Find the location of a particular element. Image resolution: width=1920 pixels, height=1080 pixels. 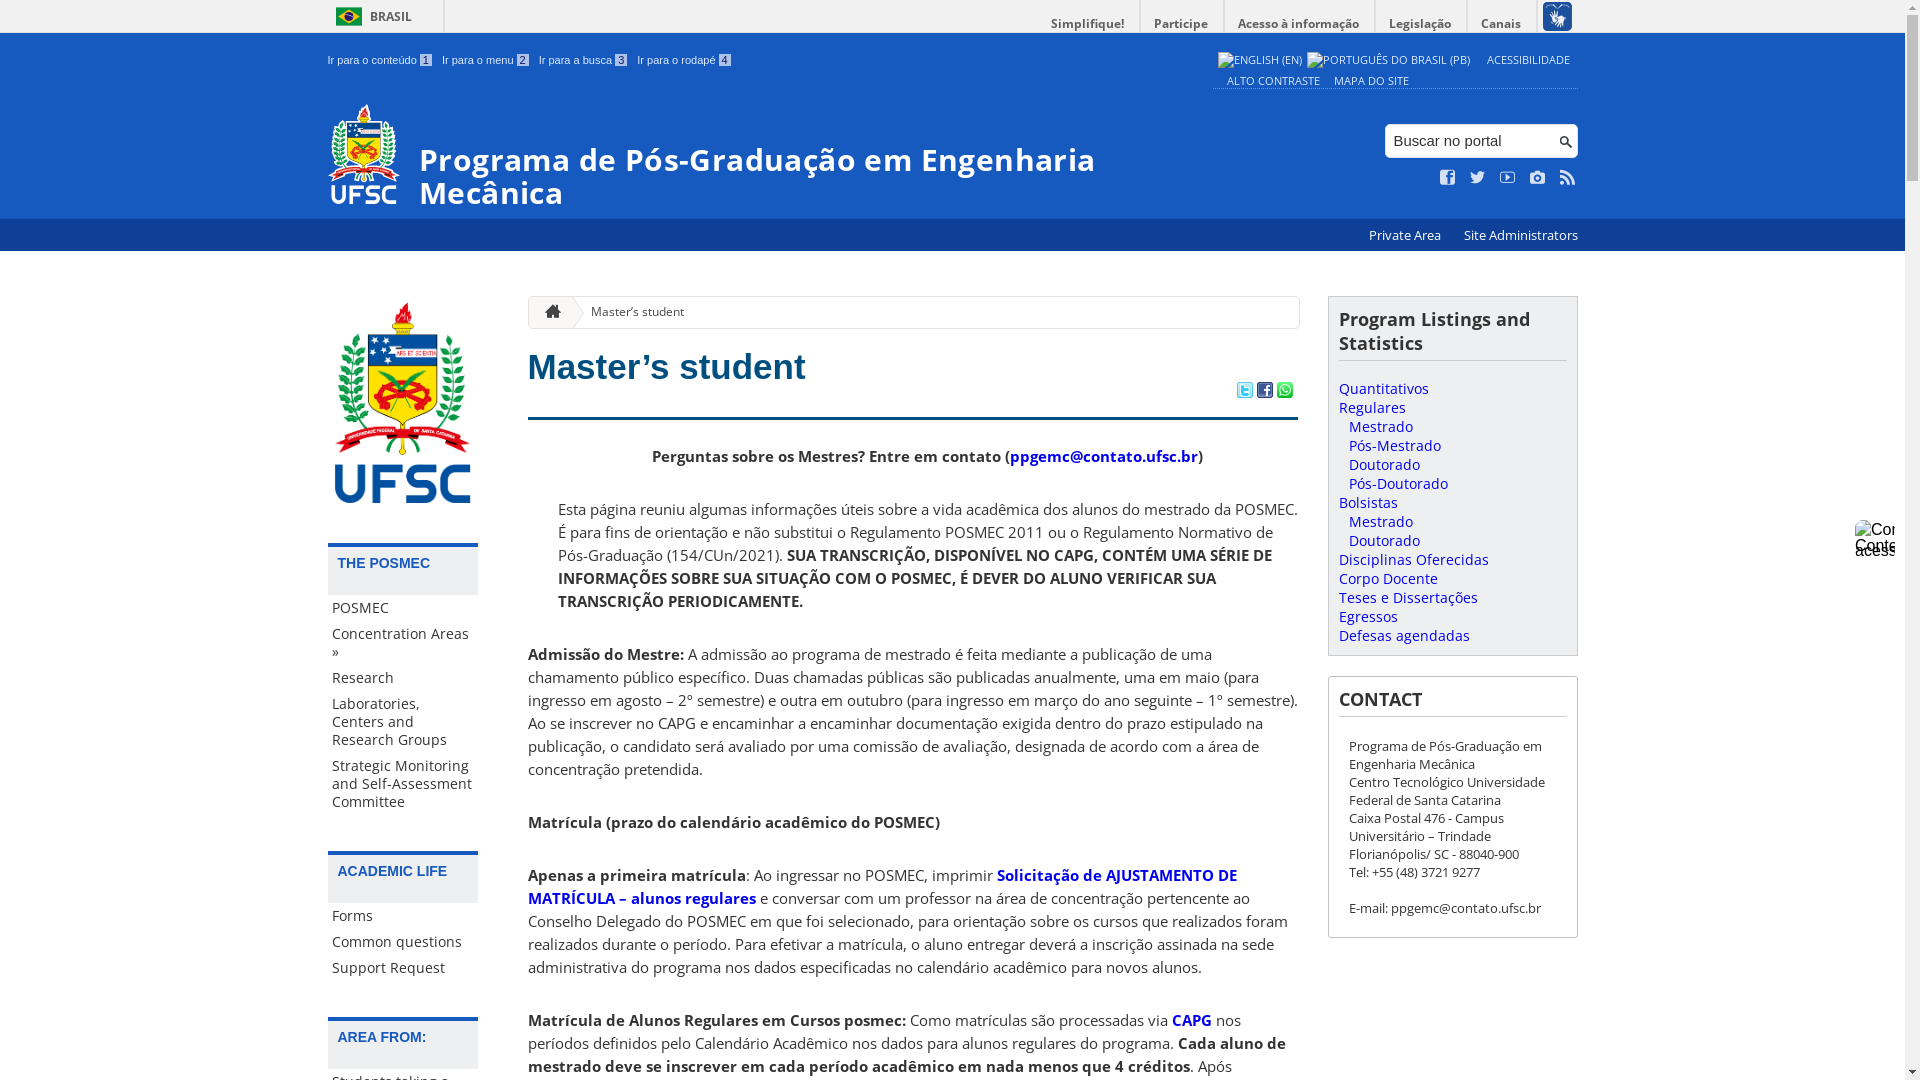

'MAPA DO SITE' is located at coordinates (1370, 79).